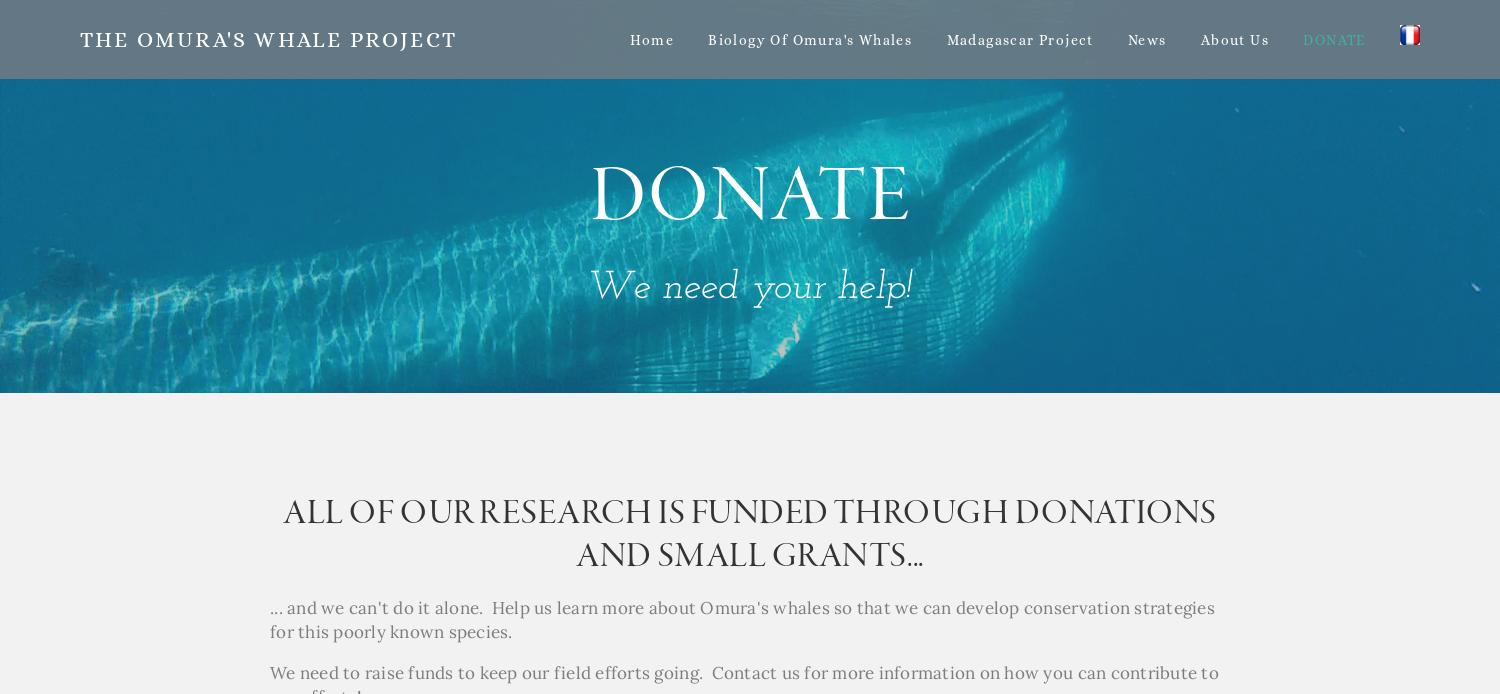 This screenshot has width=1500, height=694. I want to click on 'Madagascar Project', so click(945, 39).